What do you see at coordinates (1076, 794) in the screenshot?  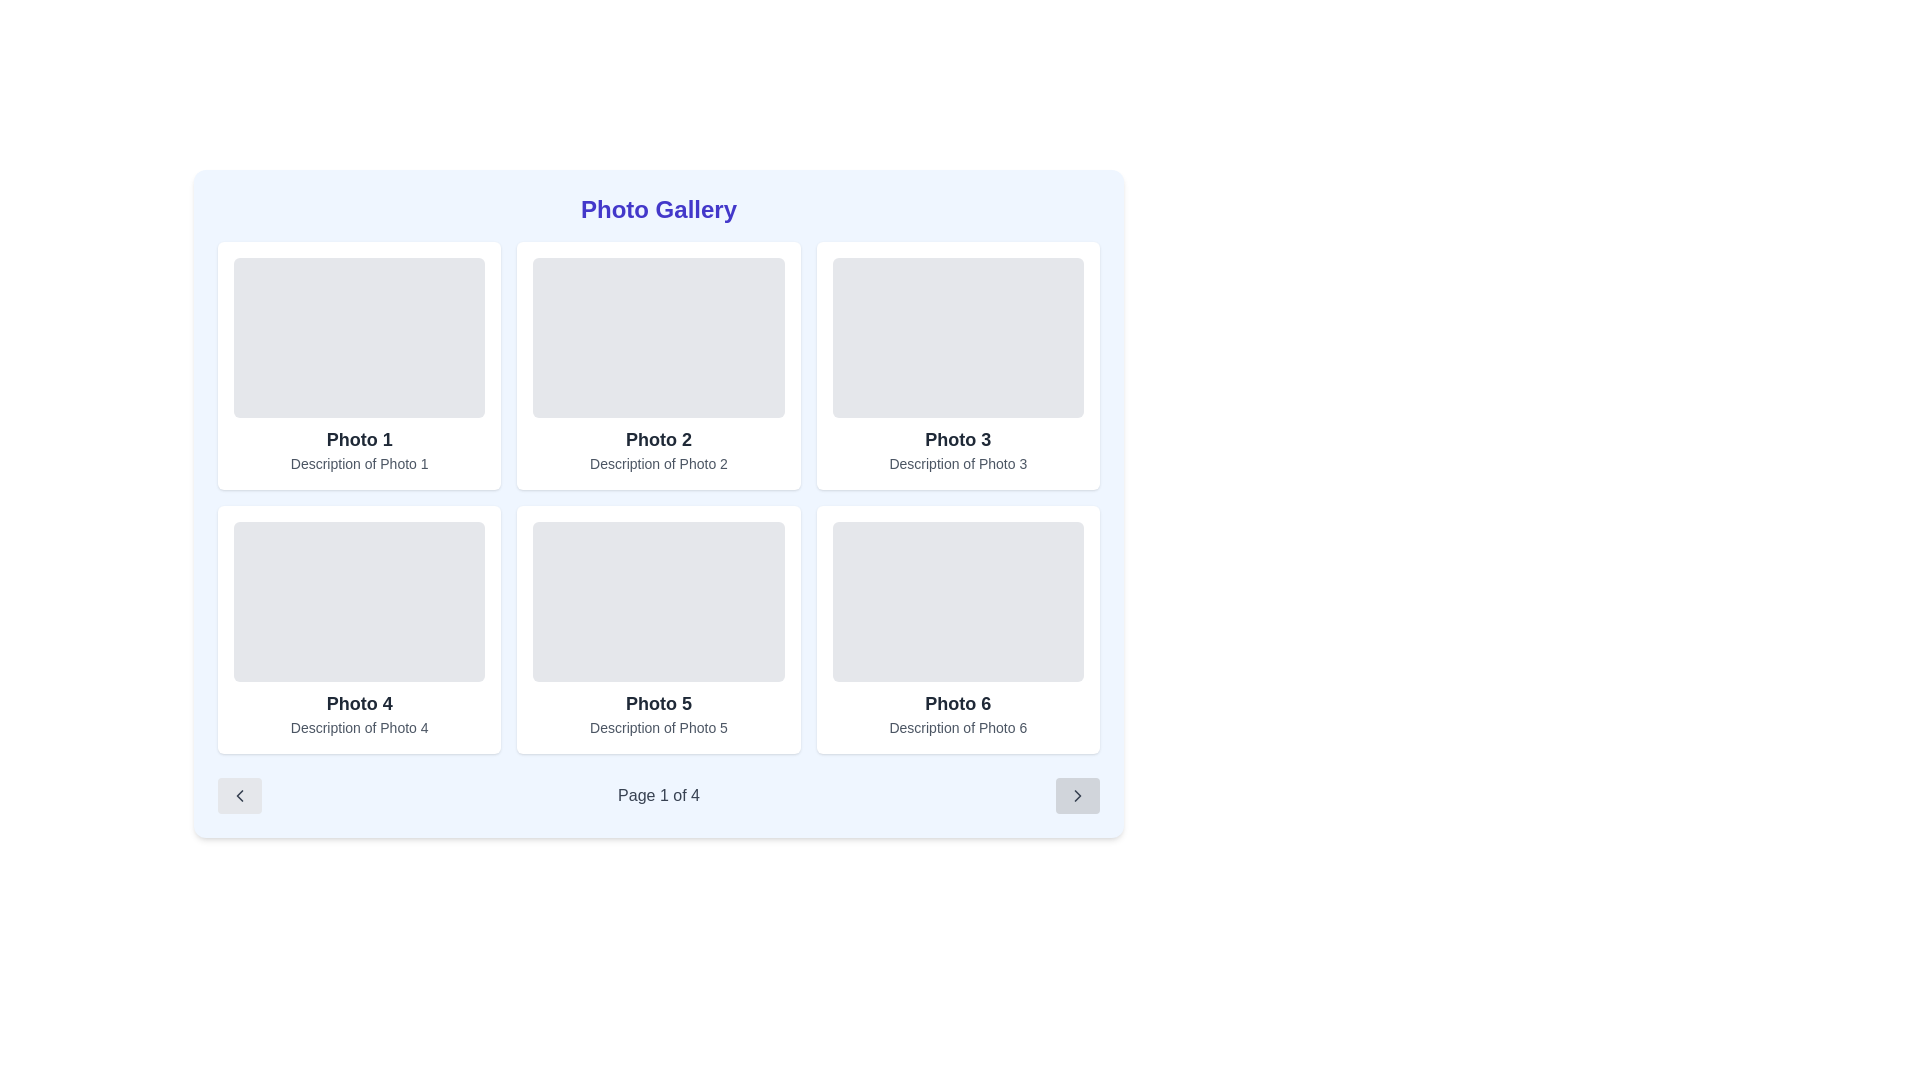 I see `the rightward chevron icon, which is a thin-lined triangular shape pointing to the right, located within the right navigation button at the bottom-right corner of the interface` at bounding box center [1076, 794].